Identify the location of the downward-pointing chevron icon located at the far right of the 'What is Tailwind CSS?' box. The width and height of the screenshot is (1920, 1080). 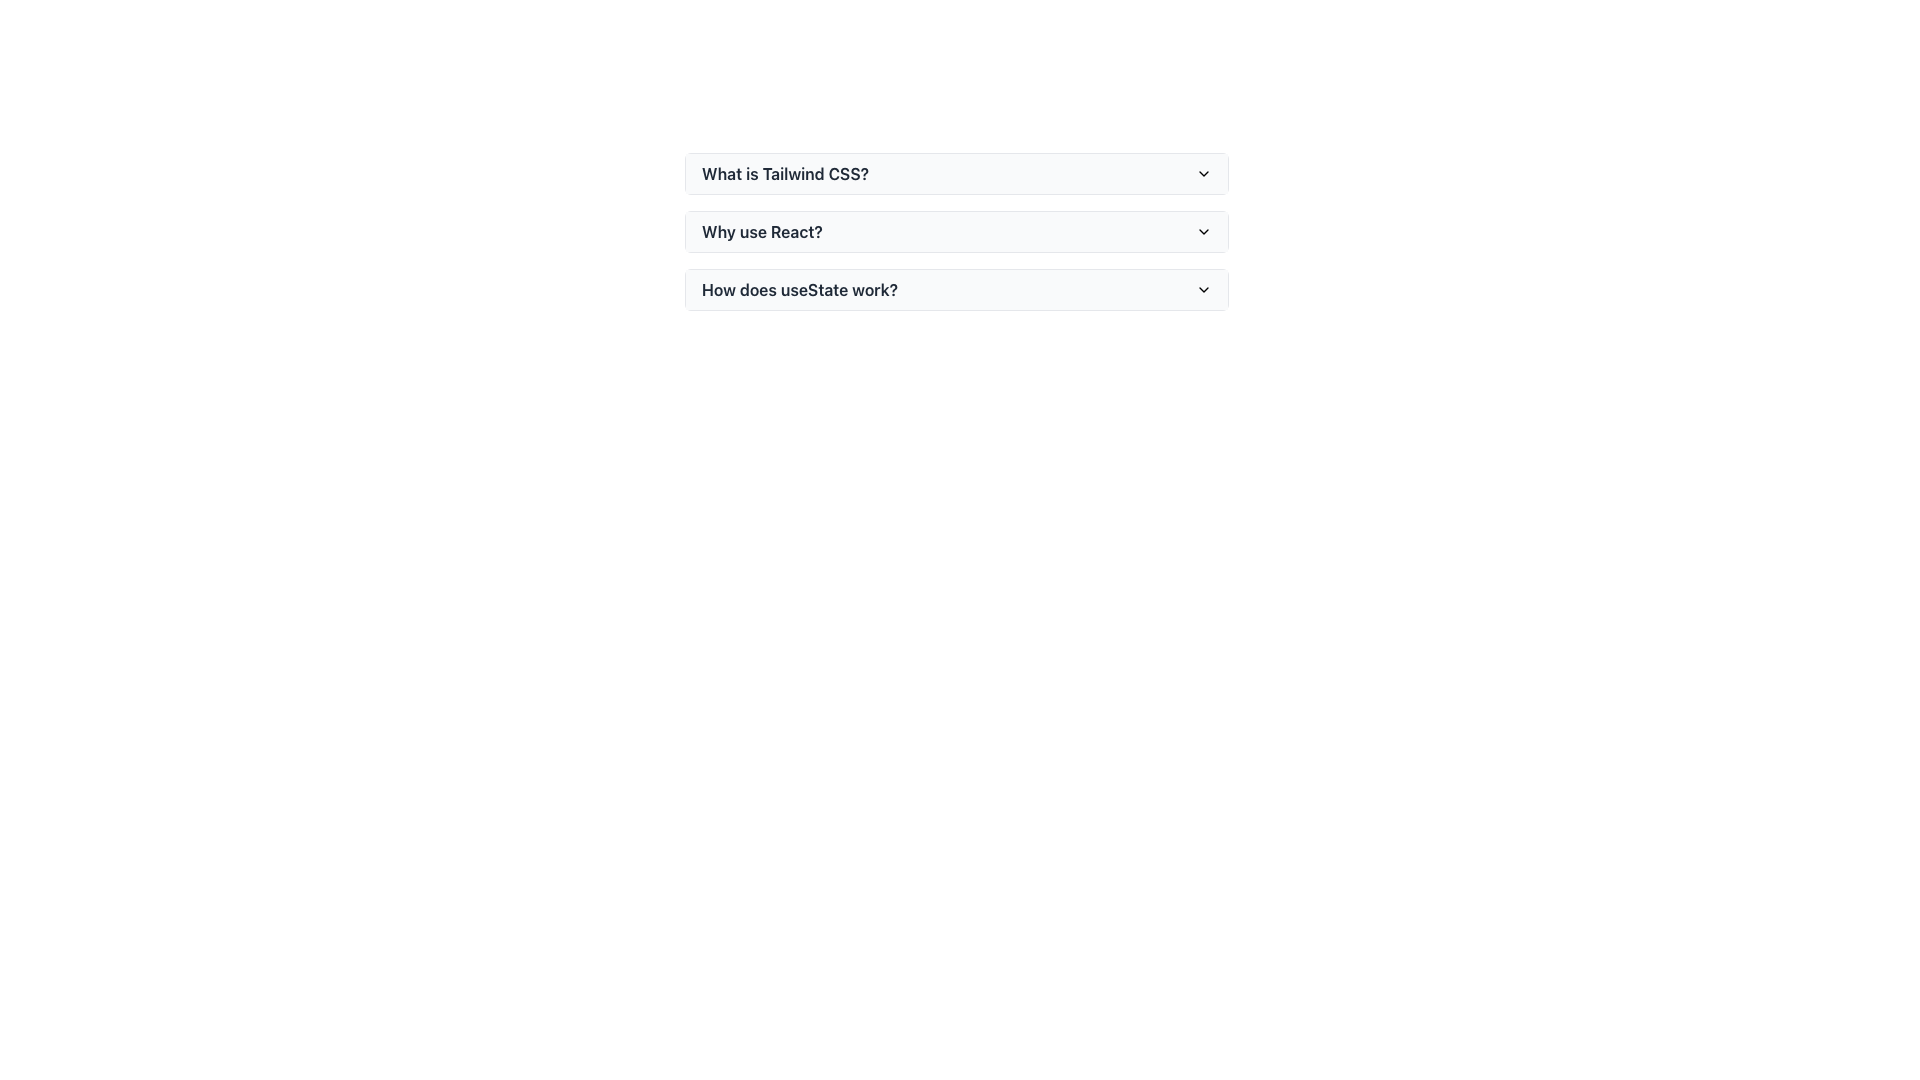
(1203, 172).